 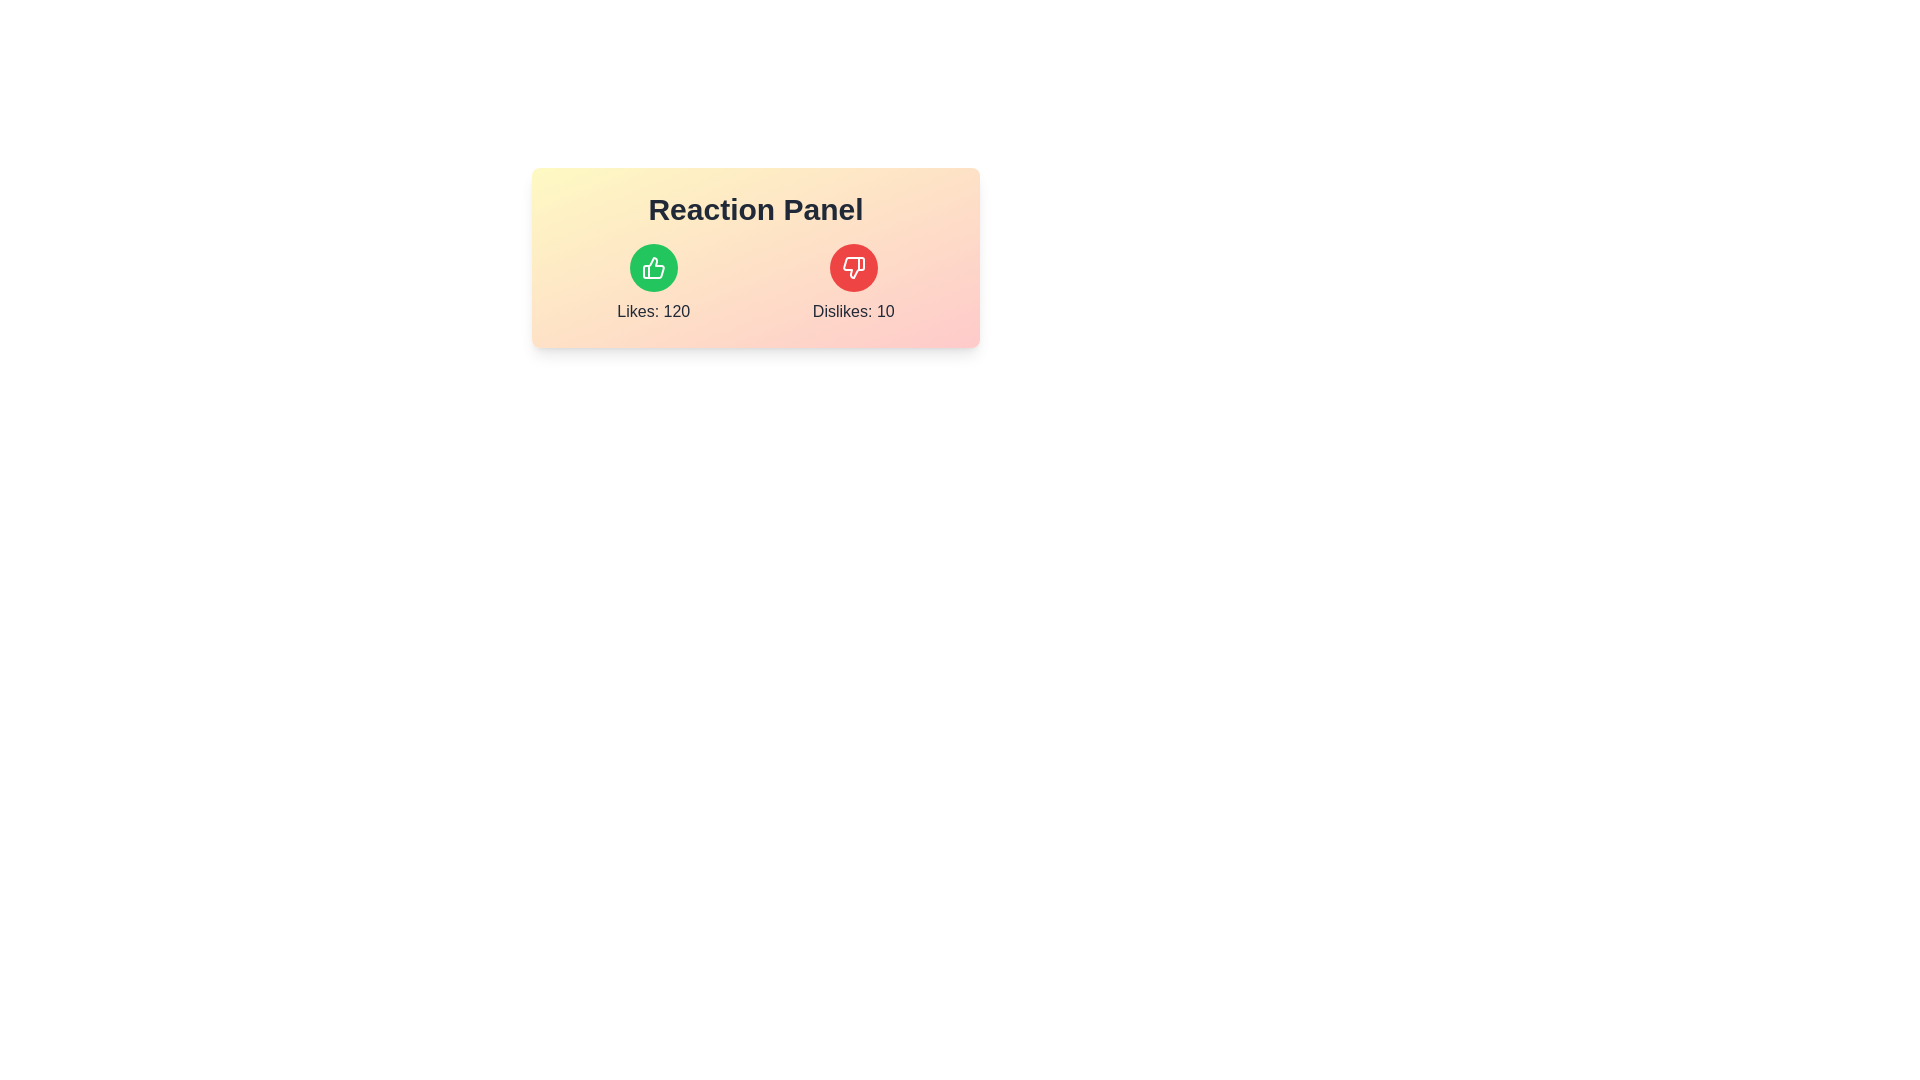 What do you see at coordinates (653, 266) in the screenshot?
I see `the green circular button with a thumbs-up icon located in the 'Reaction Panel' to give a like` at bounding box center [653, 266].